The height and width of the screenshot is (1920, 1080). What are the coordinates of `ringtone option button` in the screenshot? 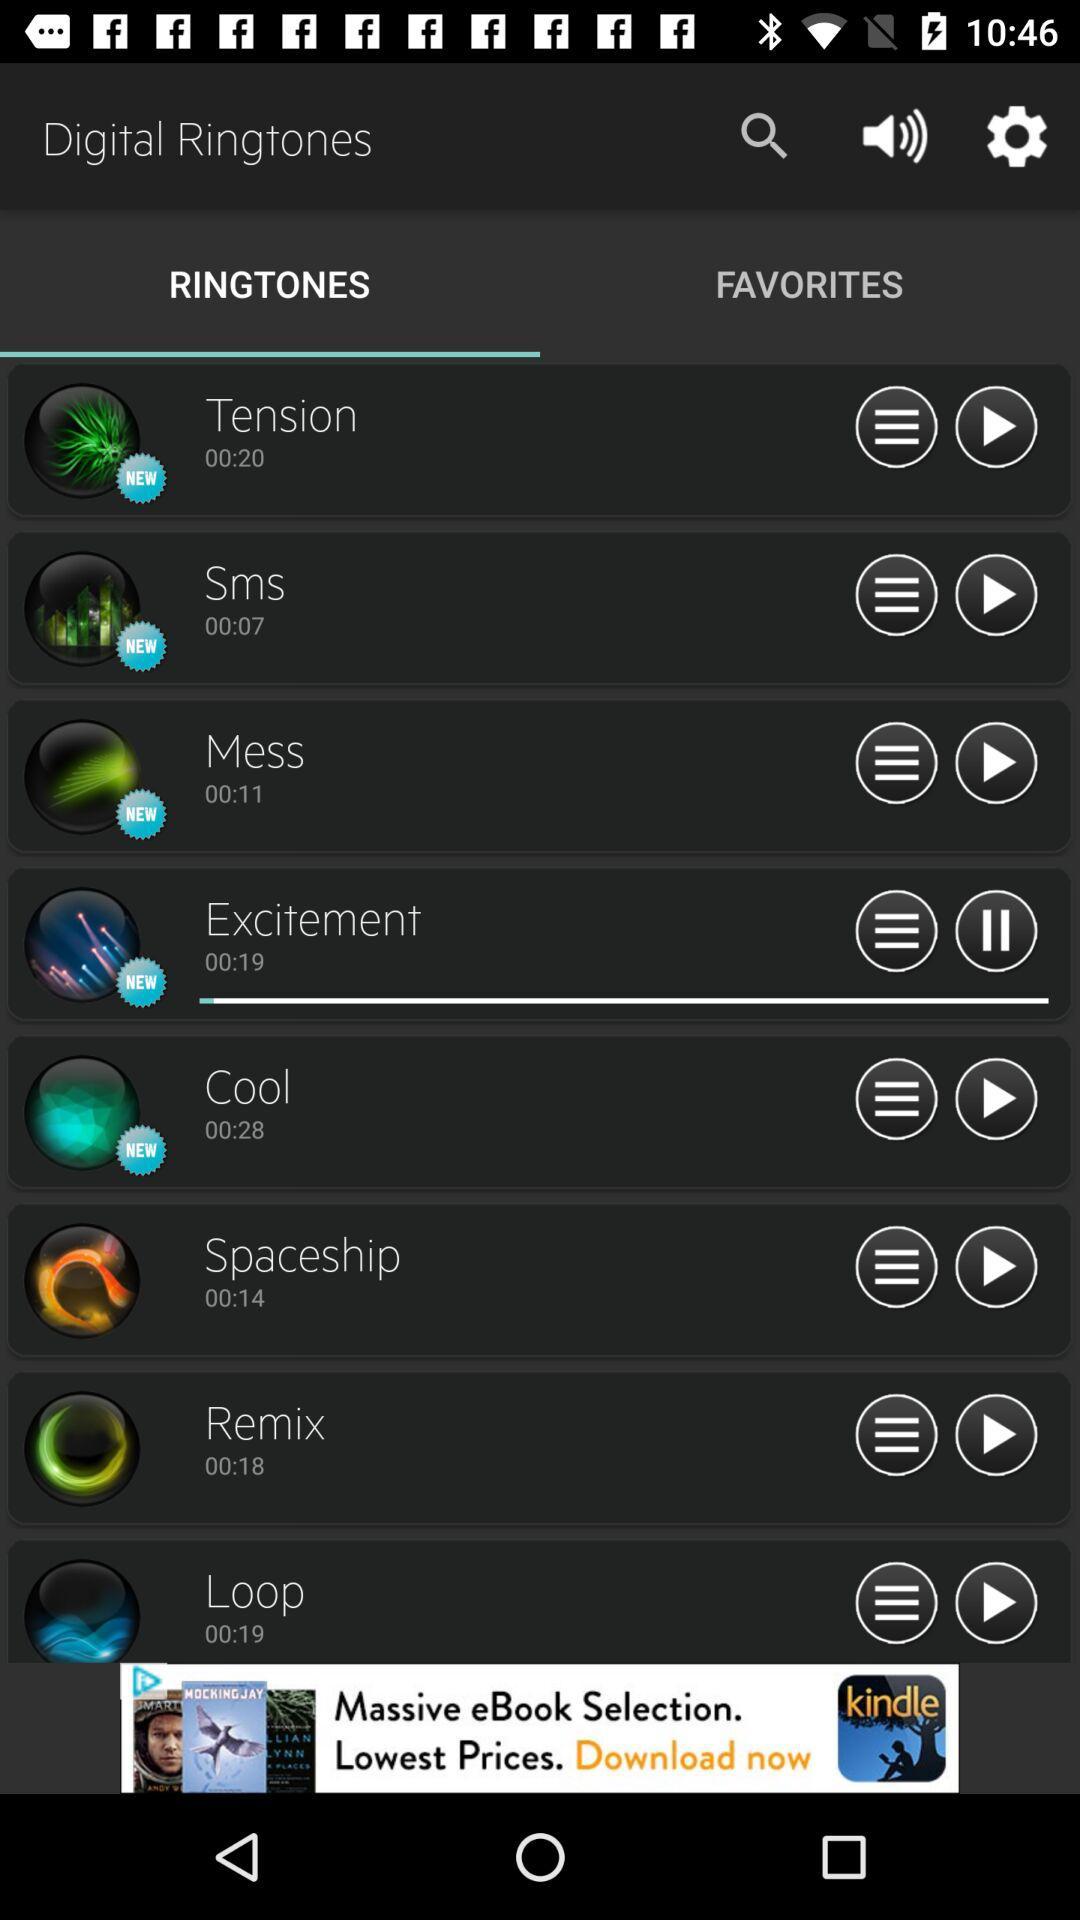 It's located at (895, 427).